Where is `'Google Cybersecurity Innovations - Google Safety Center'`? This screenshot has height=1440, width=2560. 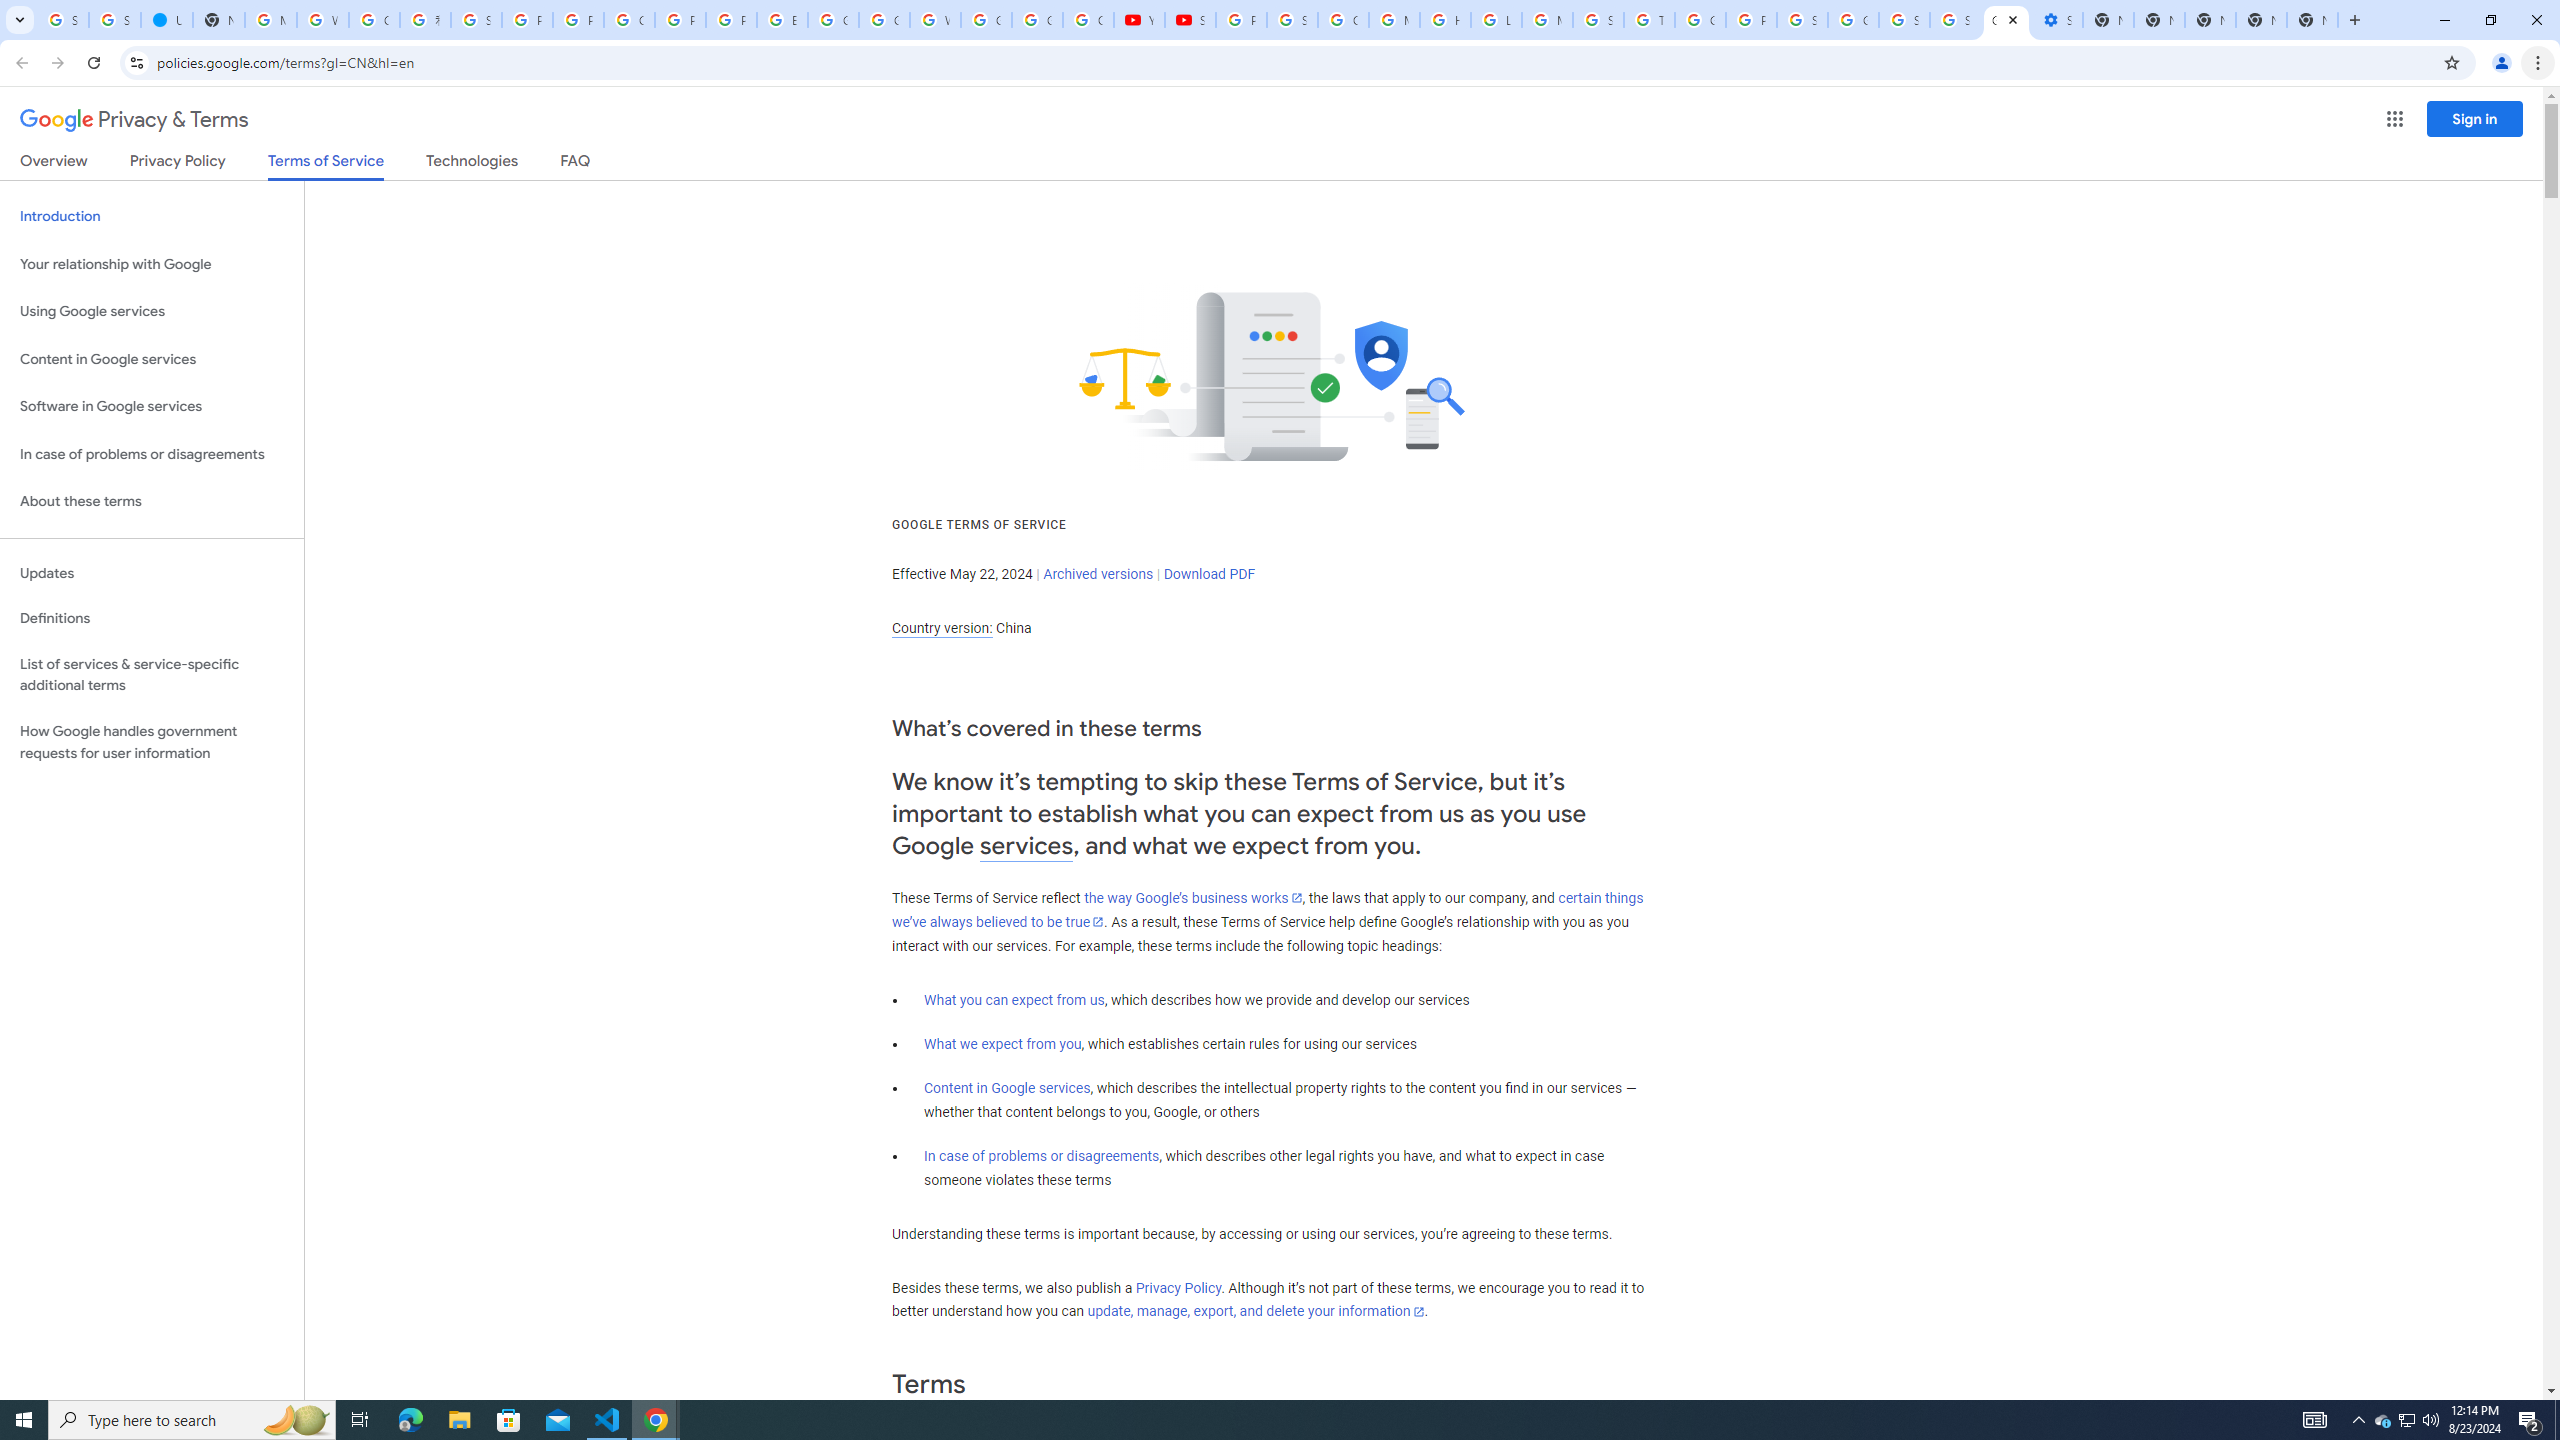
'Google Cybersecurity Innovations - Google Safety Center' is located at coordinates (1854, 19).